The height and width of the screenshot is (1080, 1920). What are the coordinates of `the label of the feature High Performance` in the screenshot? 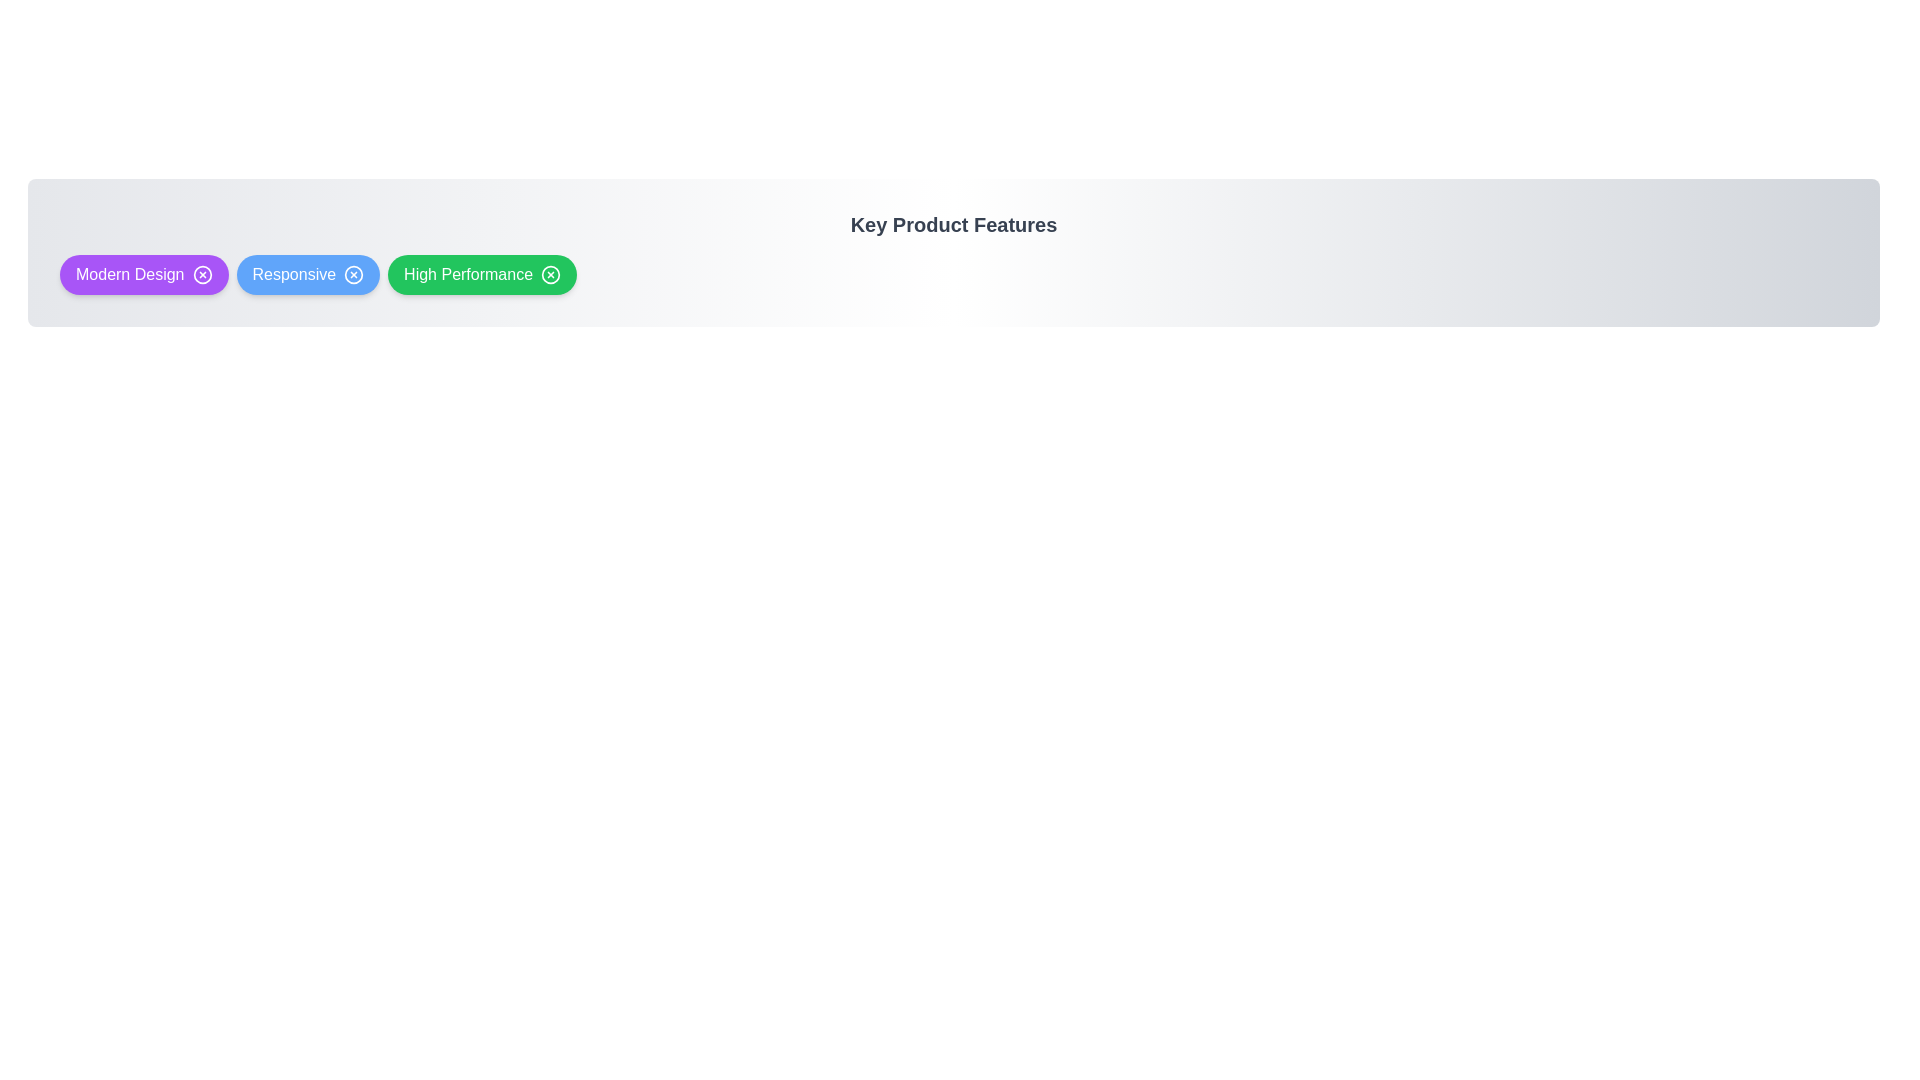 It's located at (467, 274).